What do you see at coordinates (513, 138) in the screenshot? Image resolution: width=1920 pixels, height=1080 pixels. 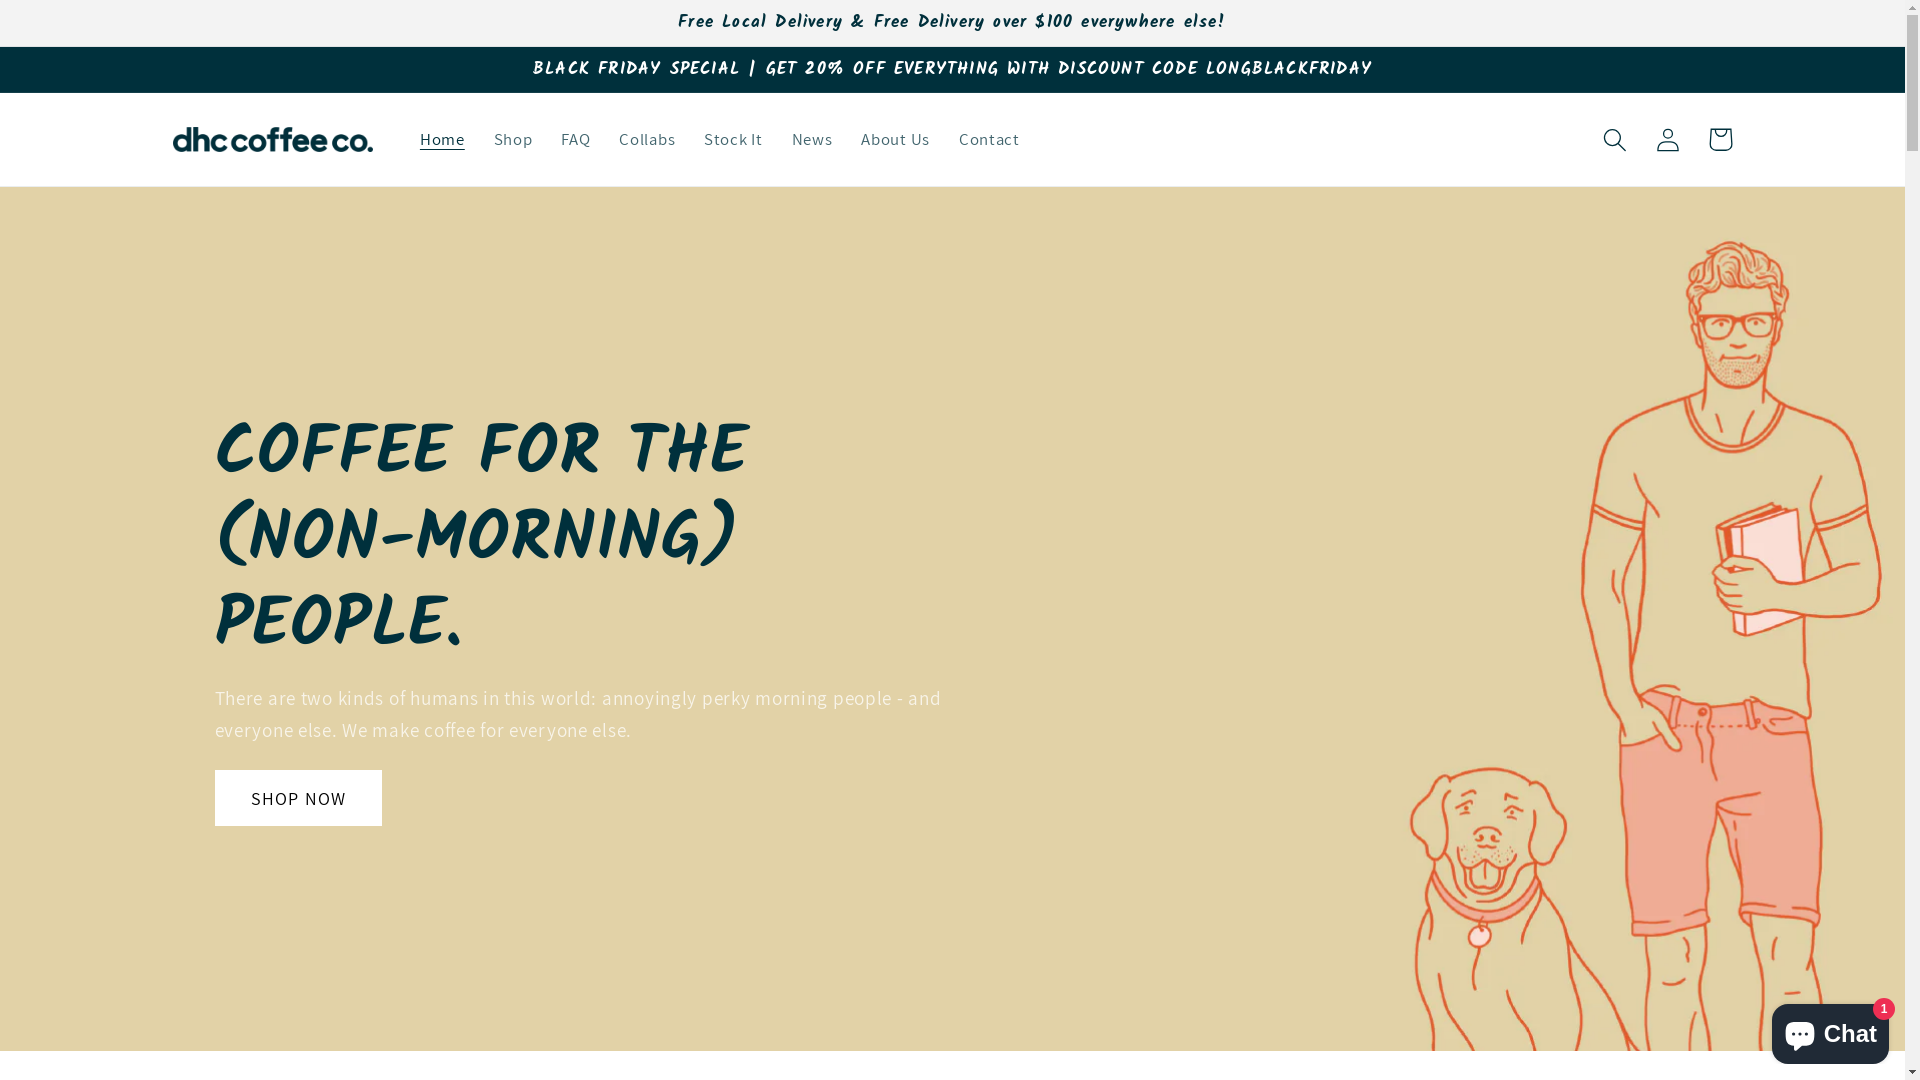 I see `'Shop'` at bounding box center [513, 138].